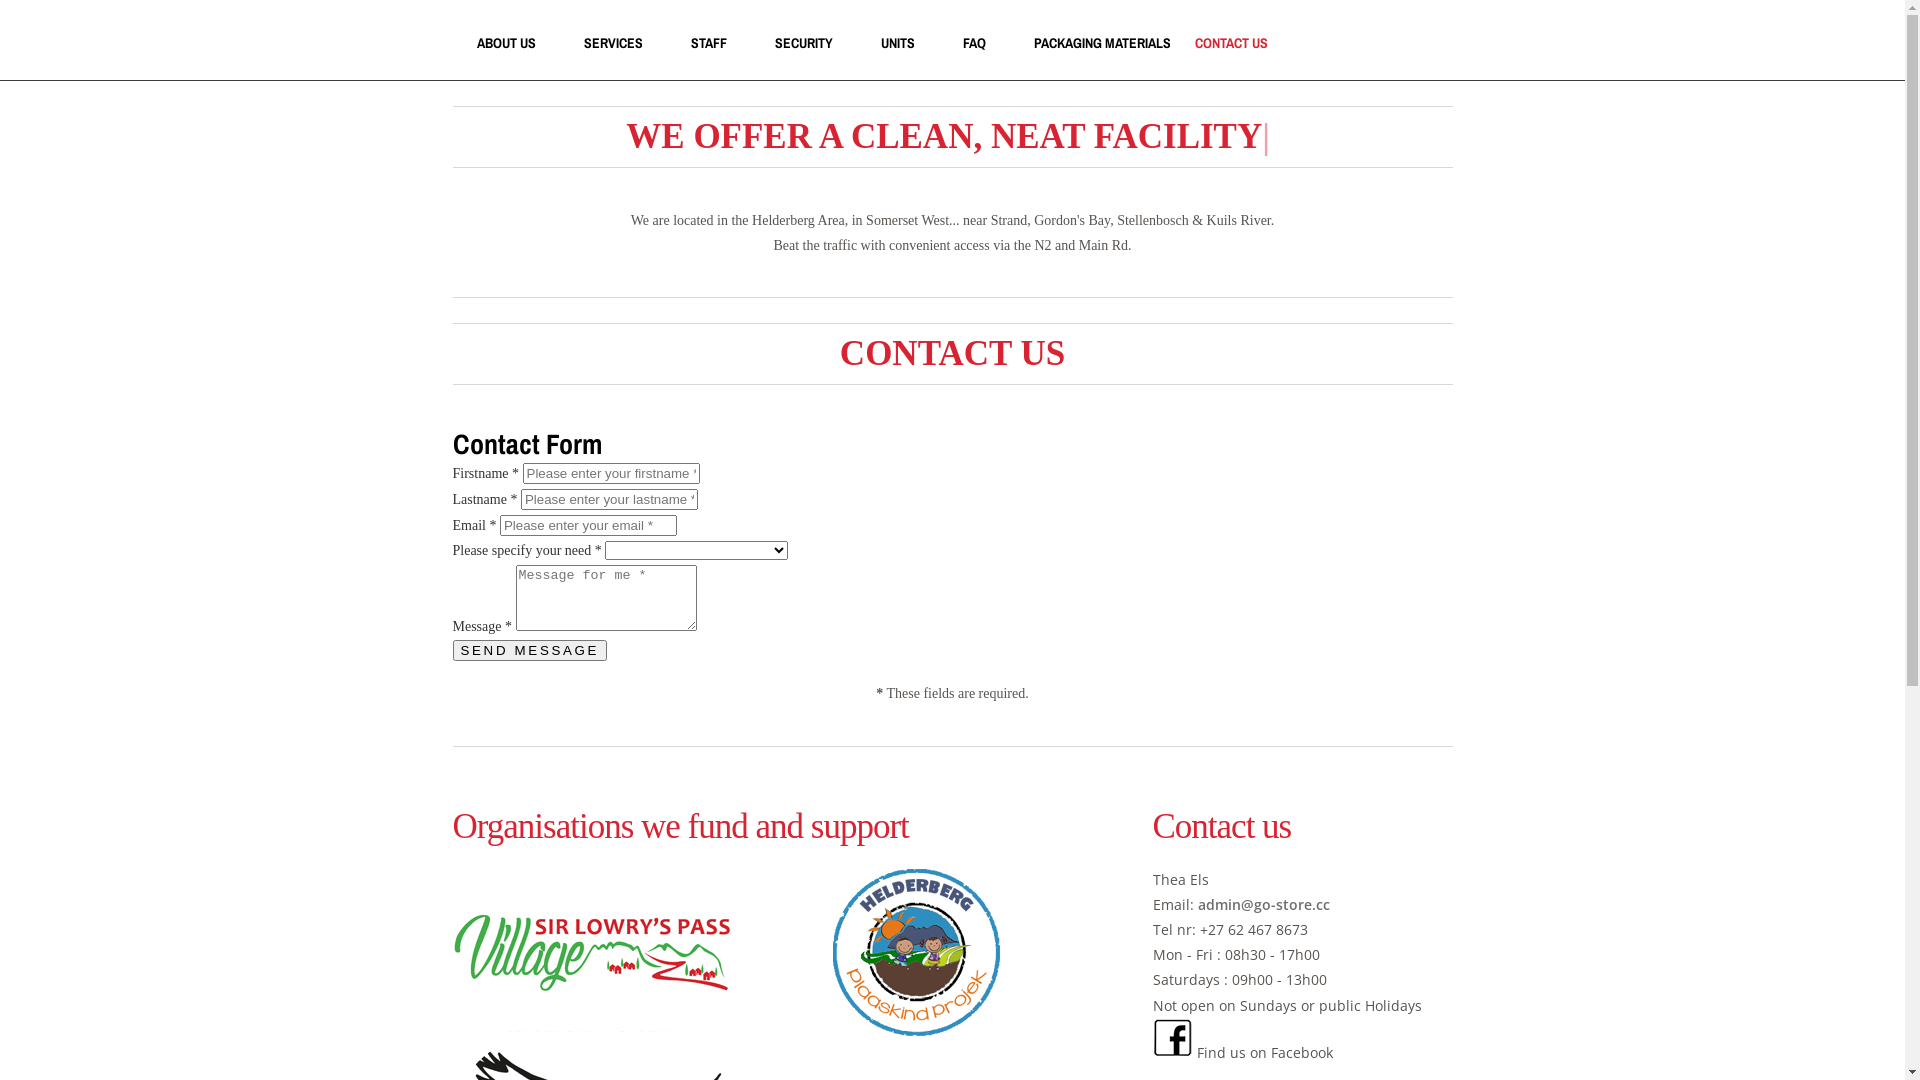  I want to click on 'SERVICES', so click(612, 42).